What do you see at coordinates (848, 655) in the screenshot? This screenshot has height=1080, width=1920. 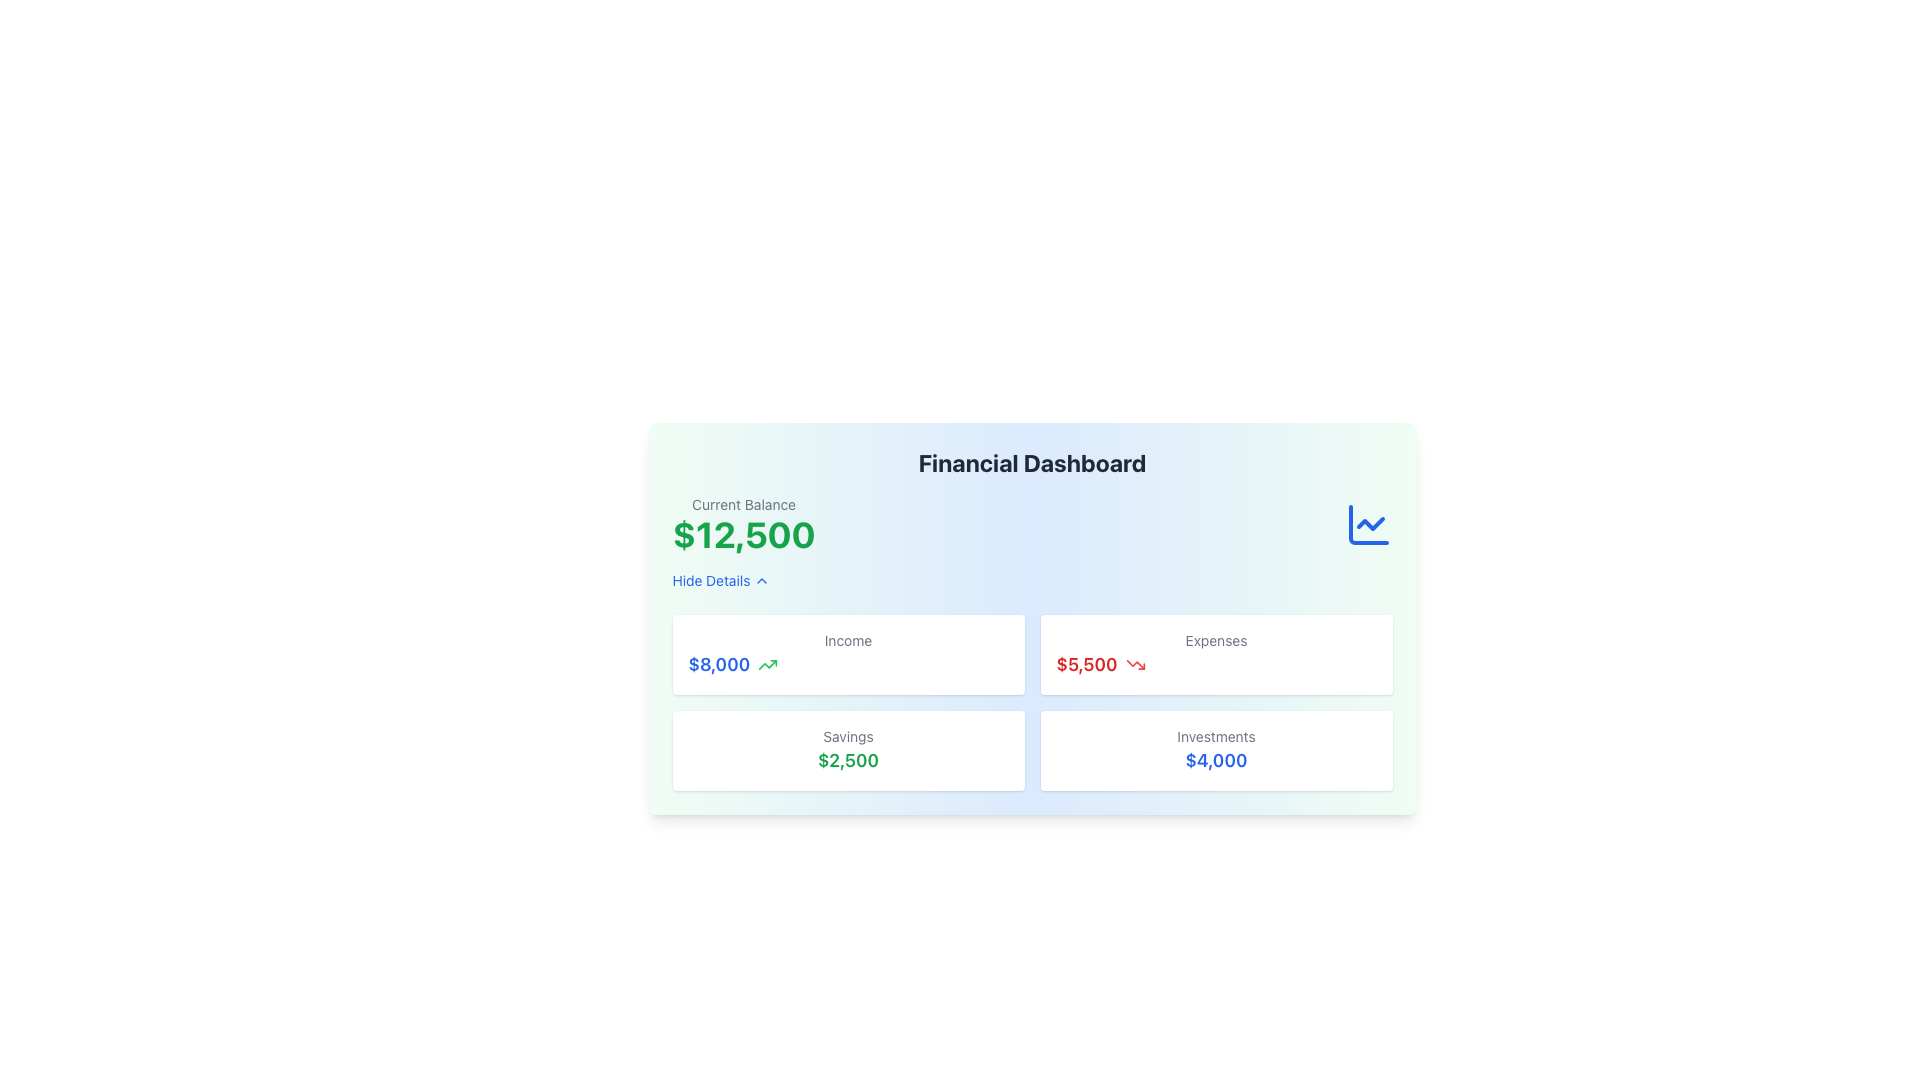 I see `the Information card that displays the user's income information, labeled 'Income', located in the top-left section of the grid layout` at bounding box center [848, 655].